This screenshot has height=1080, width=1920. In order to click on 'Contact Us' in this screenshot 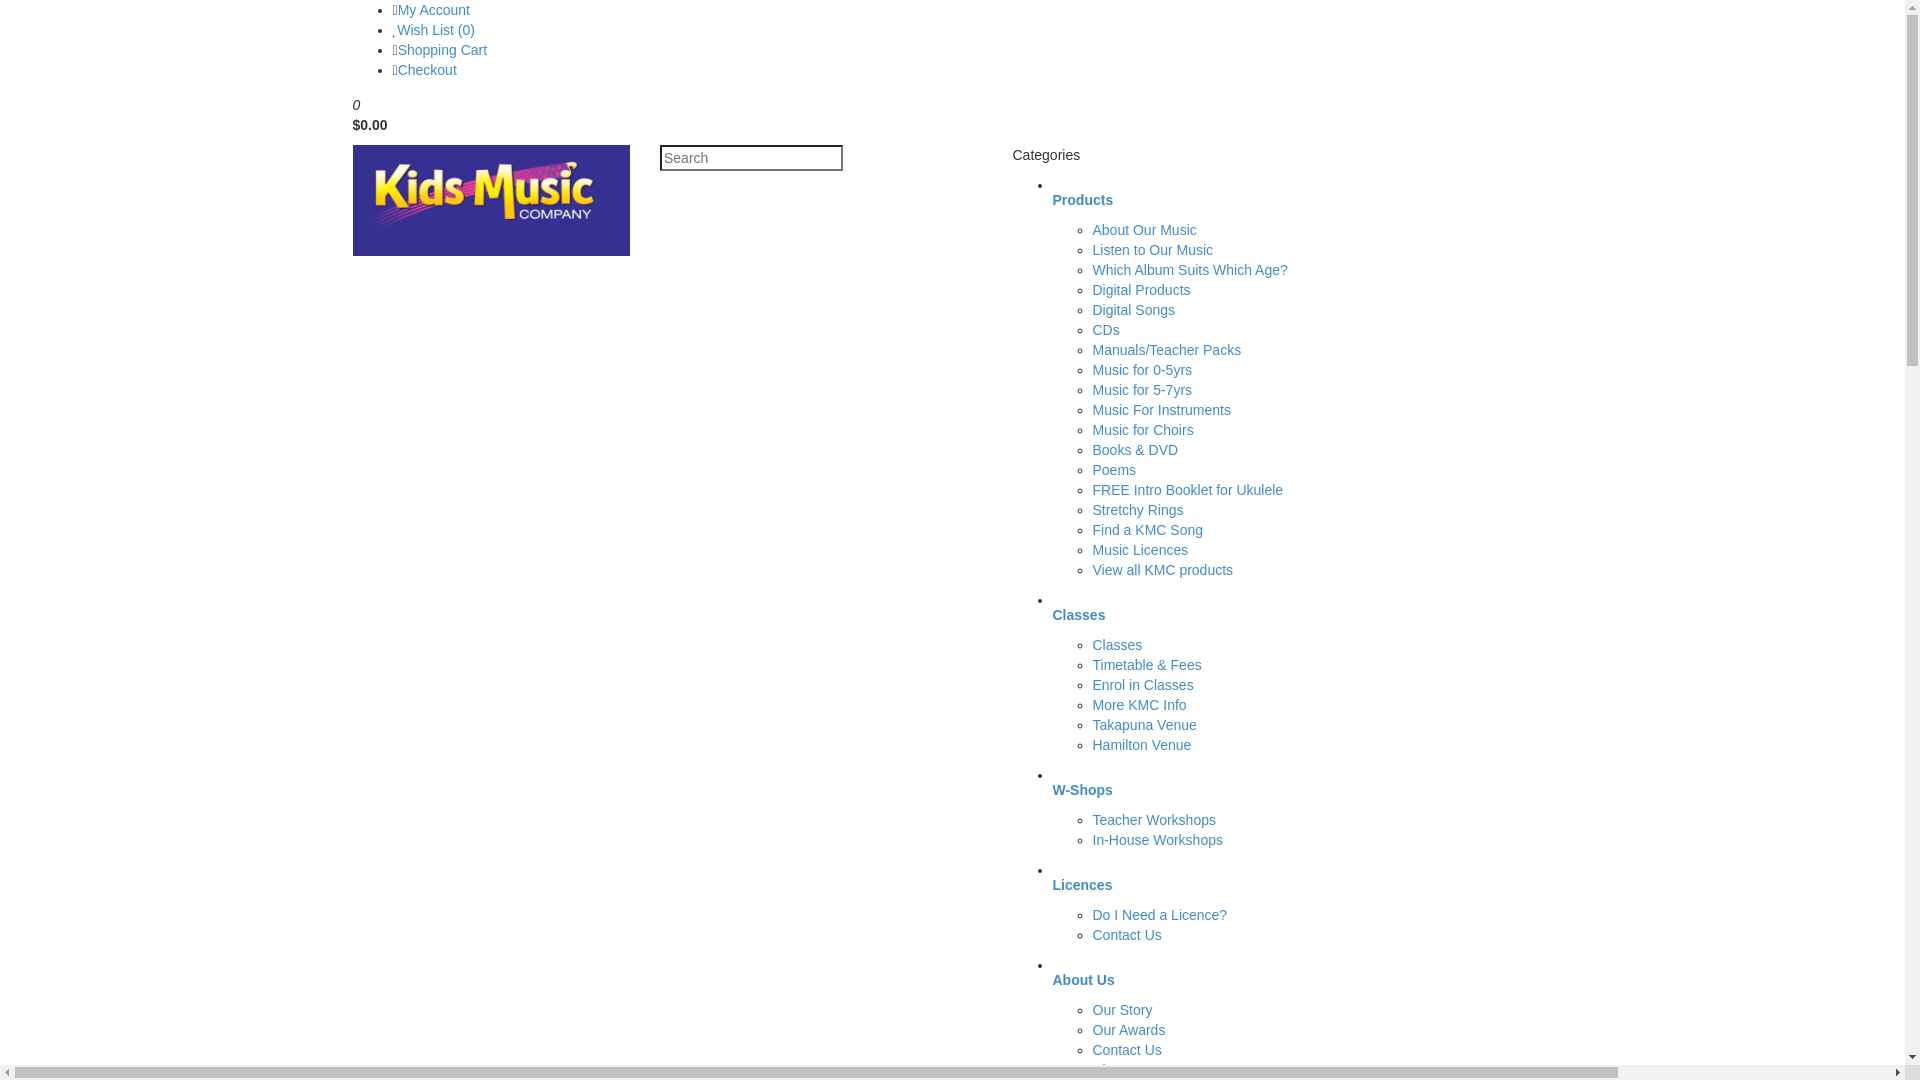, I will do `click(1090, 934)`.